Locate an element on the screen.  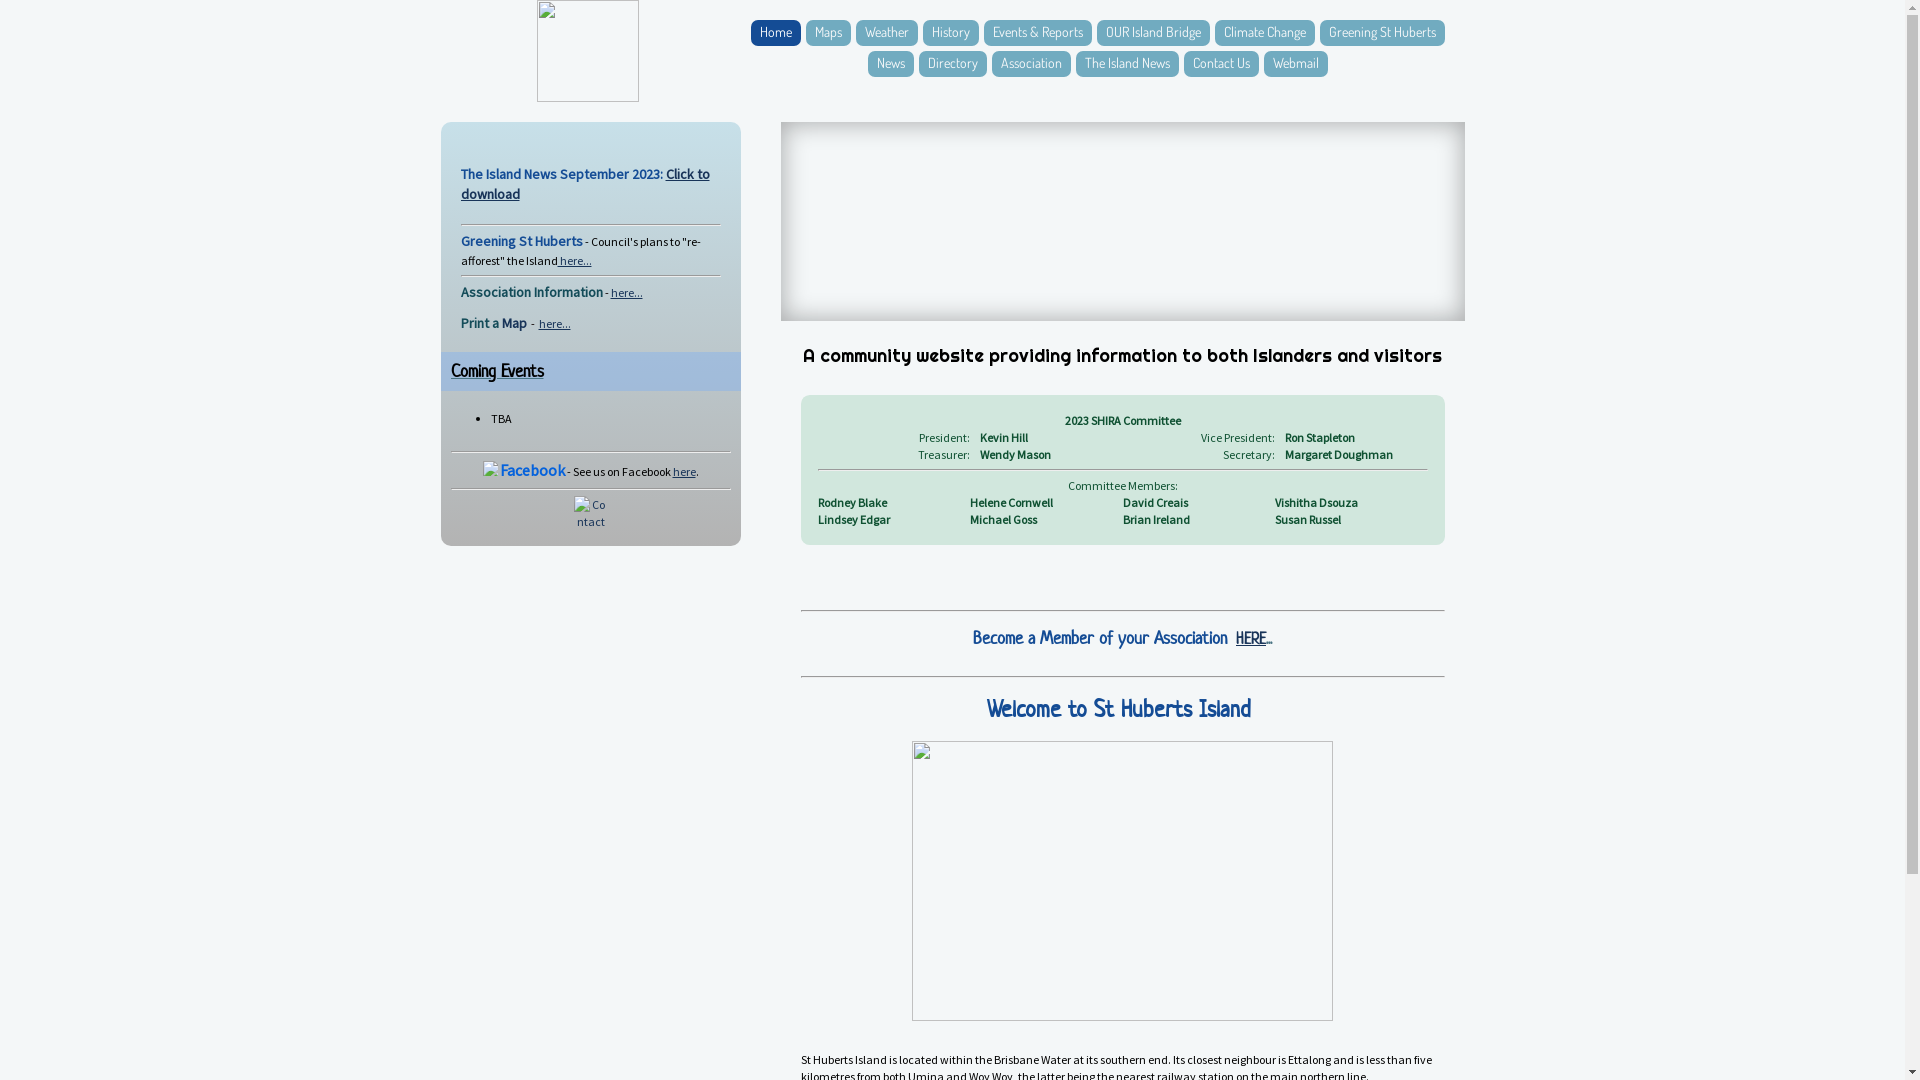
'Climate Change' is located at coordinates (1262, 33).